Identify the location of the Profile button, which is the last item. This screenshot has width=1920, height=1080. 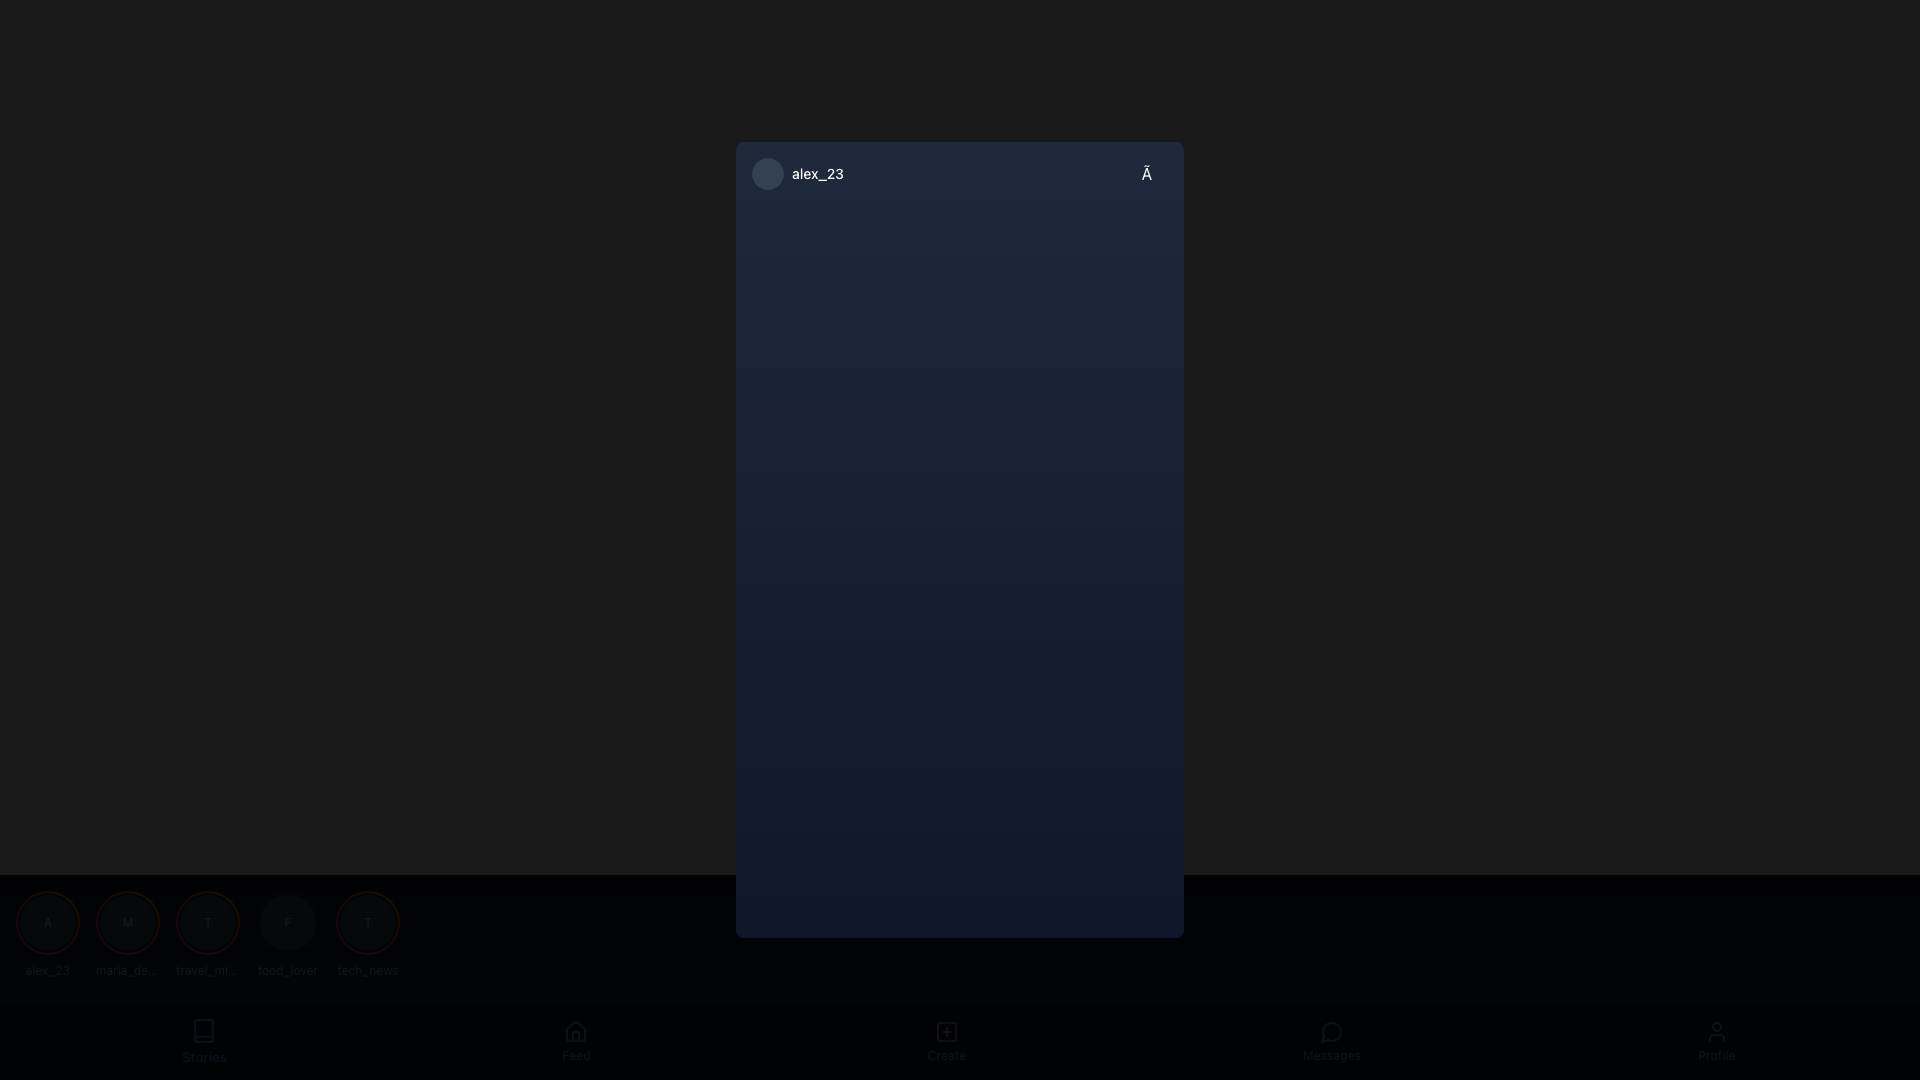
(1715, 1040).